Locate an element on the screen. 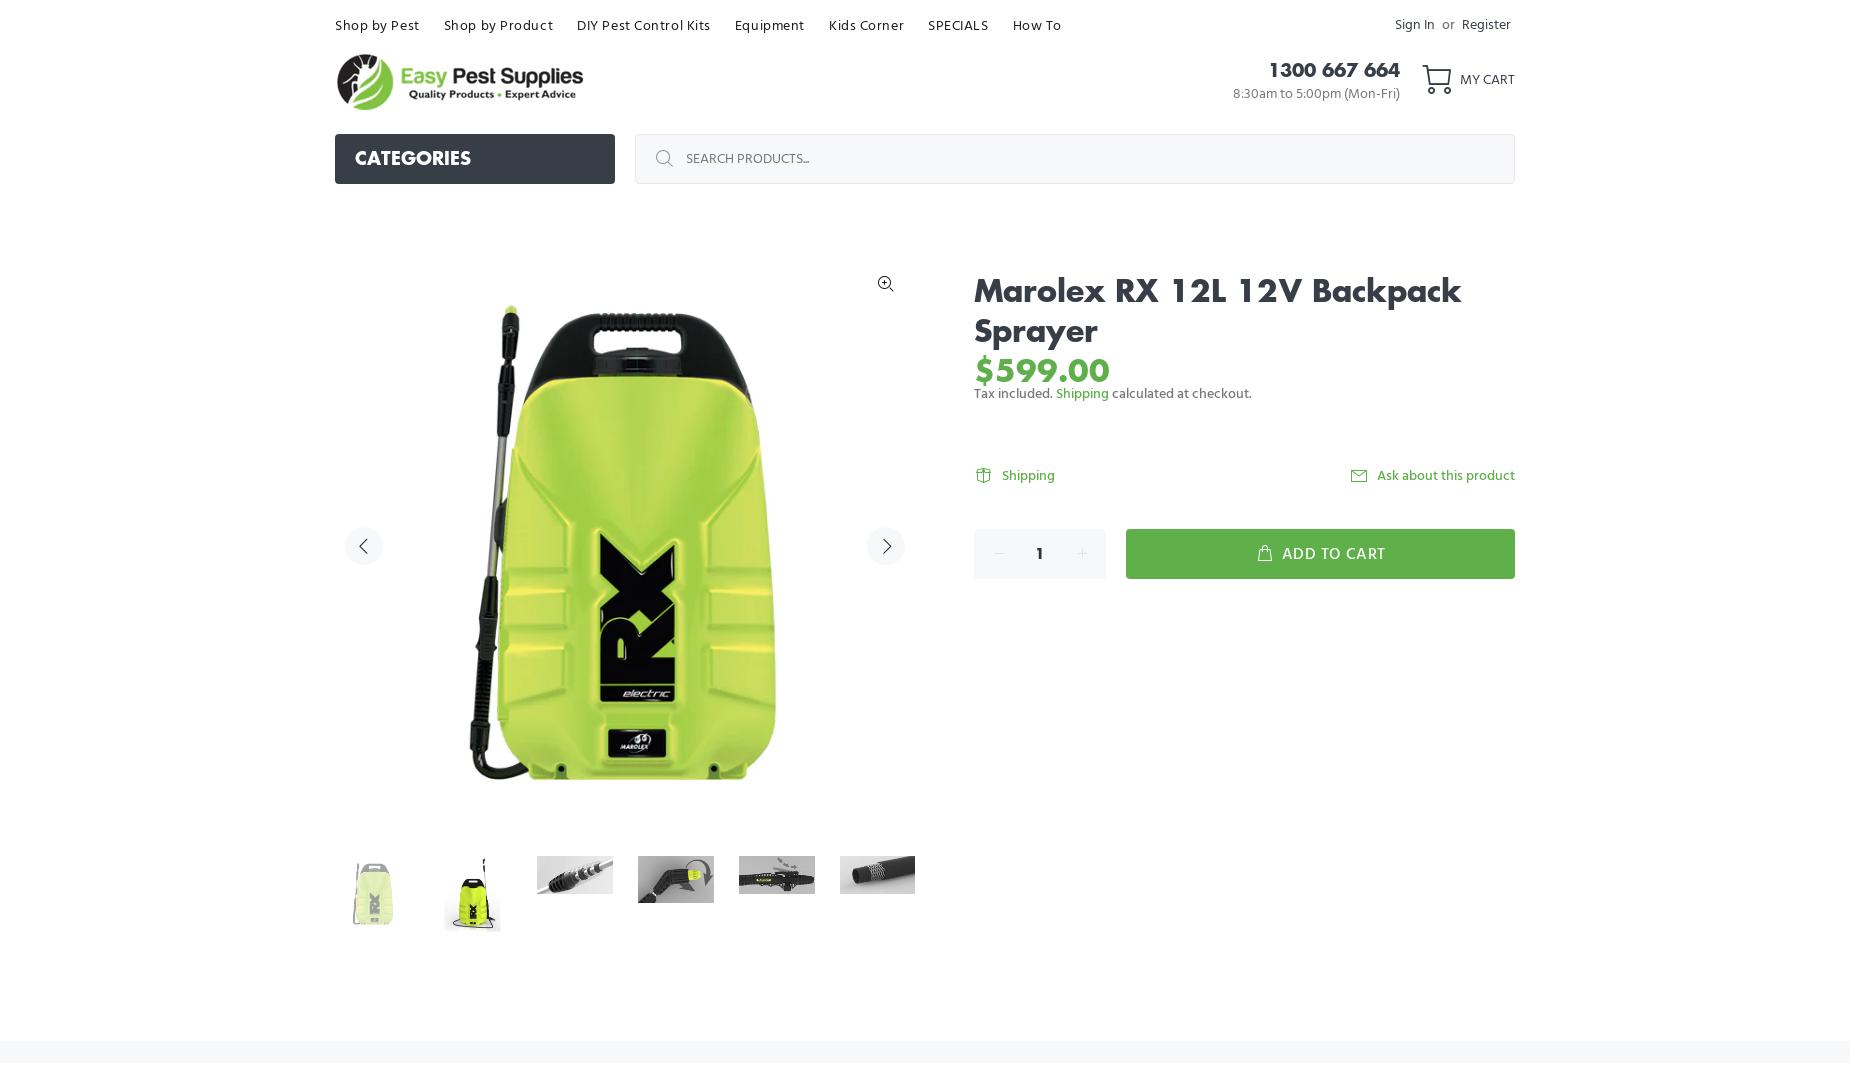 The image size is (1850, 1069). 'DIY Pest Control Kits' is located at coordinates (577, 25).